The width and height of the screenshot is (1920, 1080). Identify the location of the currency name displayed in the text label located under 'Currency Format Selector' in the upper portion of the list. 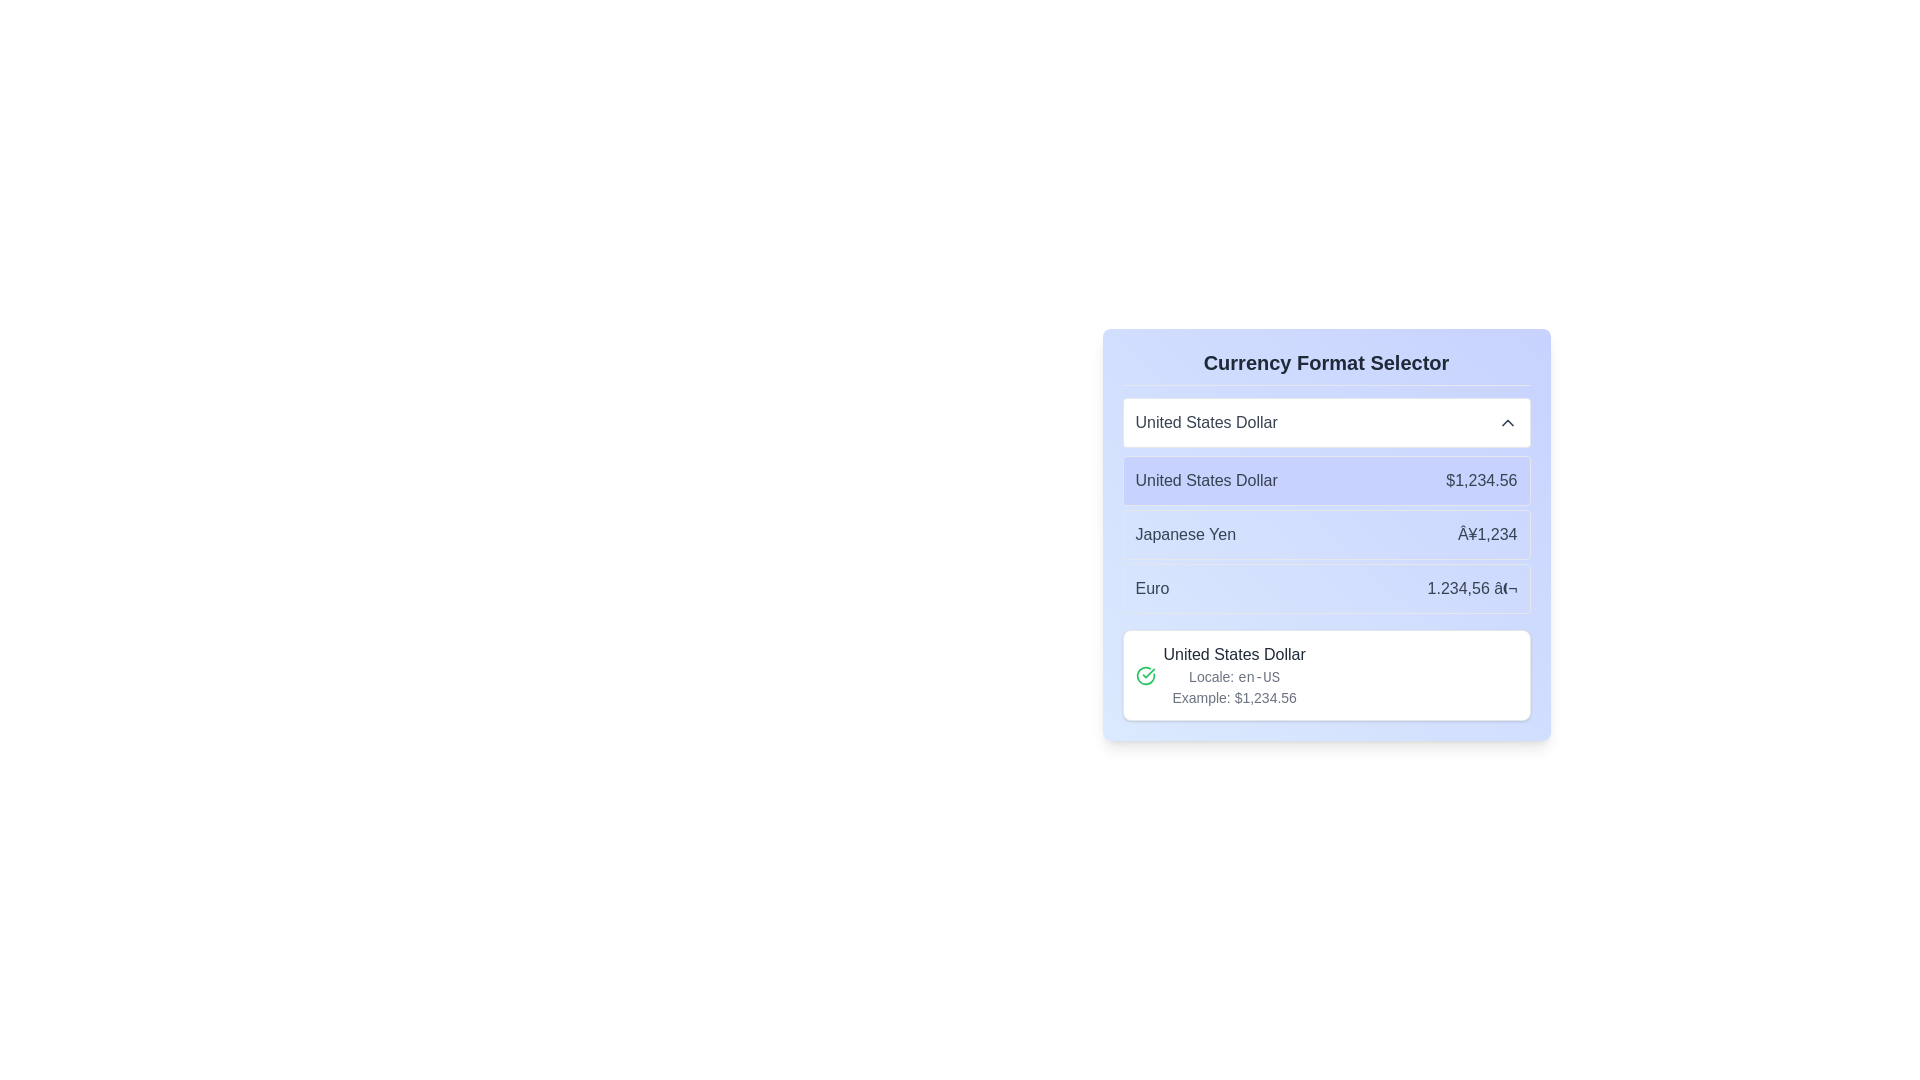
(1205, 481).